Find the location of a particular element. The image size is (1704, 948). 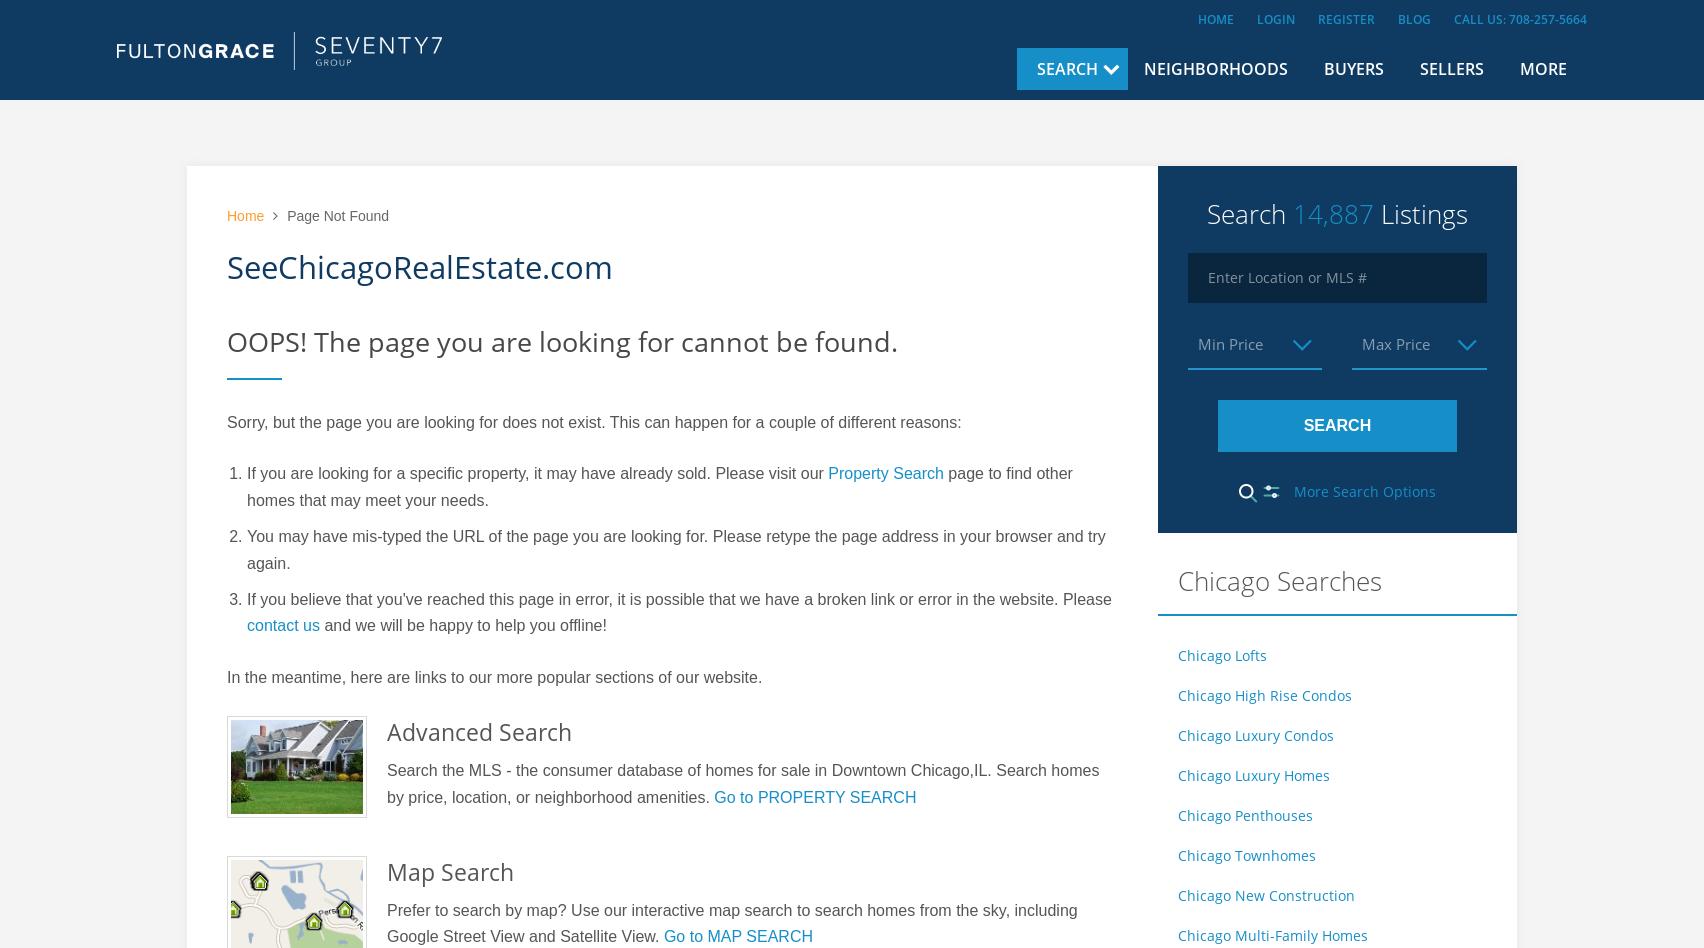

'Property Search' is located at coordinates (885, 472).